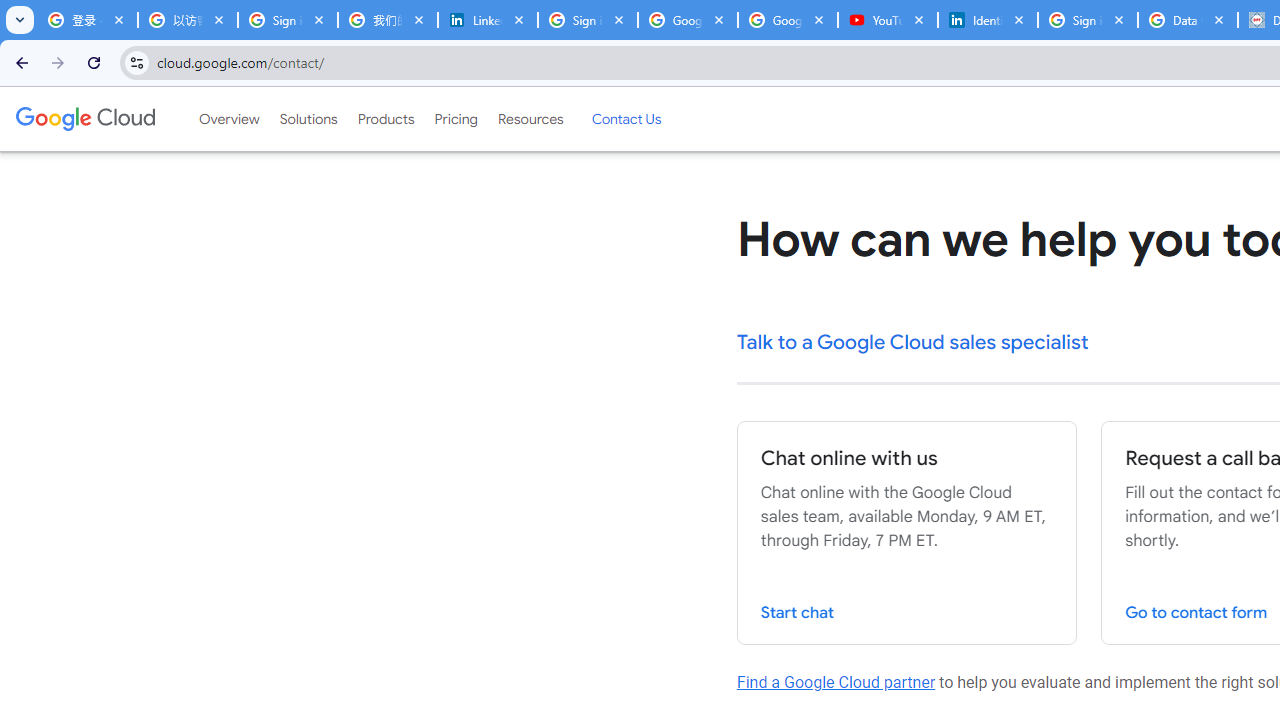 The image size is (1280, 720). Describe the element at coordinates (385, 119) in the screenshot. I see `'Products'` at that location.